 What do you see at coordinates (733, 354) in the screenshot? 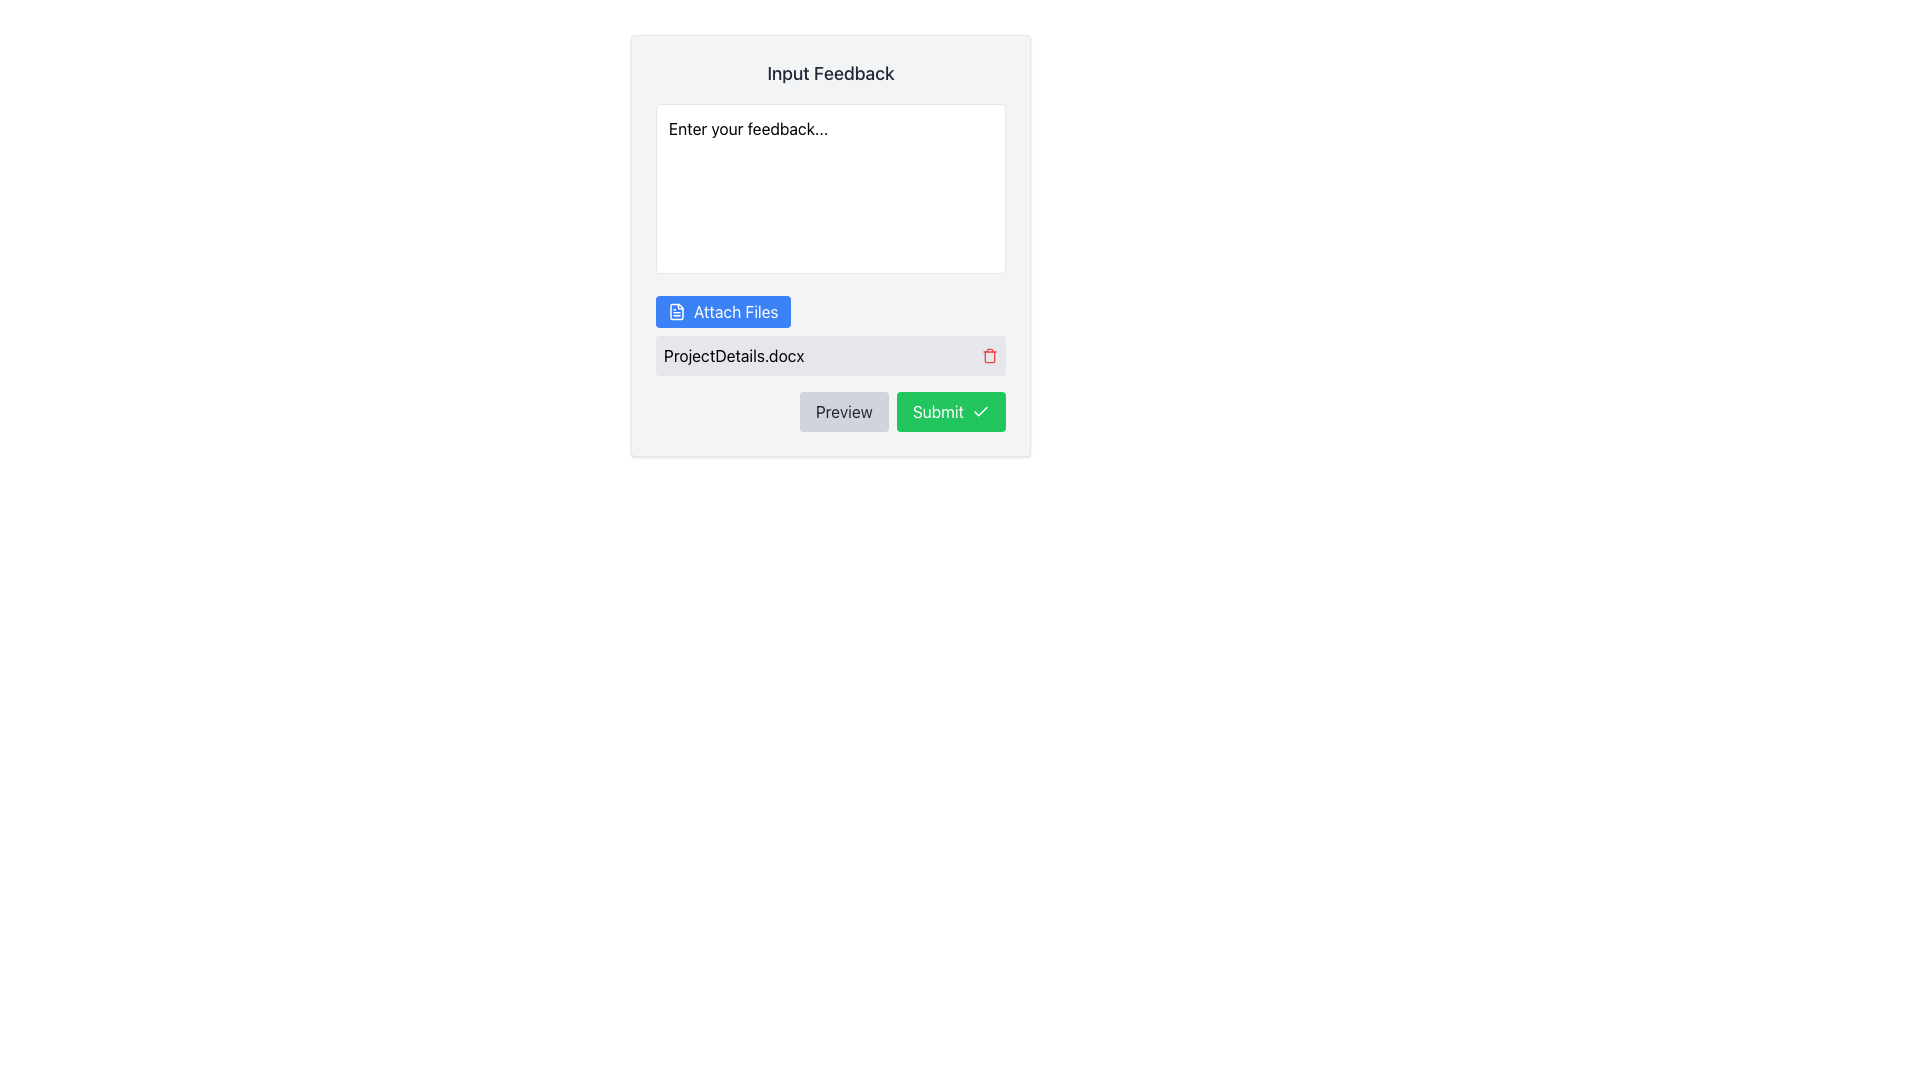
I see `the static text label displaying the file name 'ProjectDetails.docx', which is positioned within a light gray background area below the 'Attach Files' button in the 'Input Feedback' interface` at bounding box center [733, 354].